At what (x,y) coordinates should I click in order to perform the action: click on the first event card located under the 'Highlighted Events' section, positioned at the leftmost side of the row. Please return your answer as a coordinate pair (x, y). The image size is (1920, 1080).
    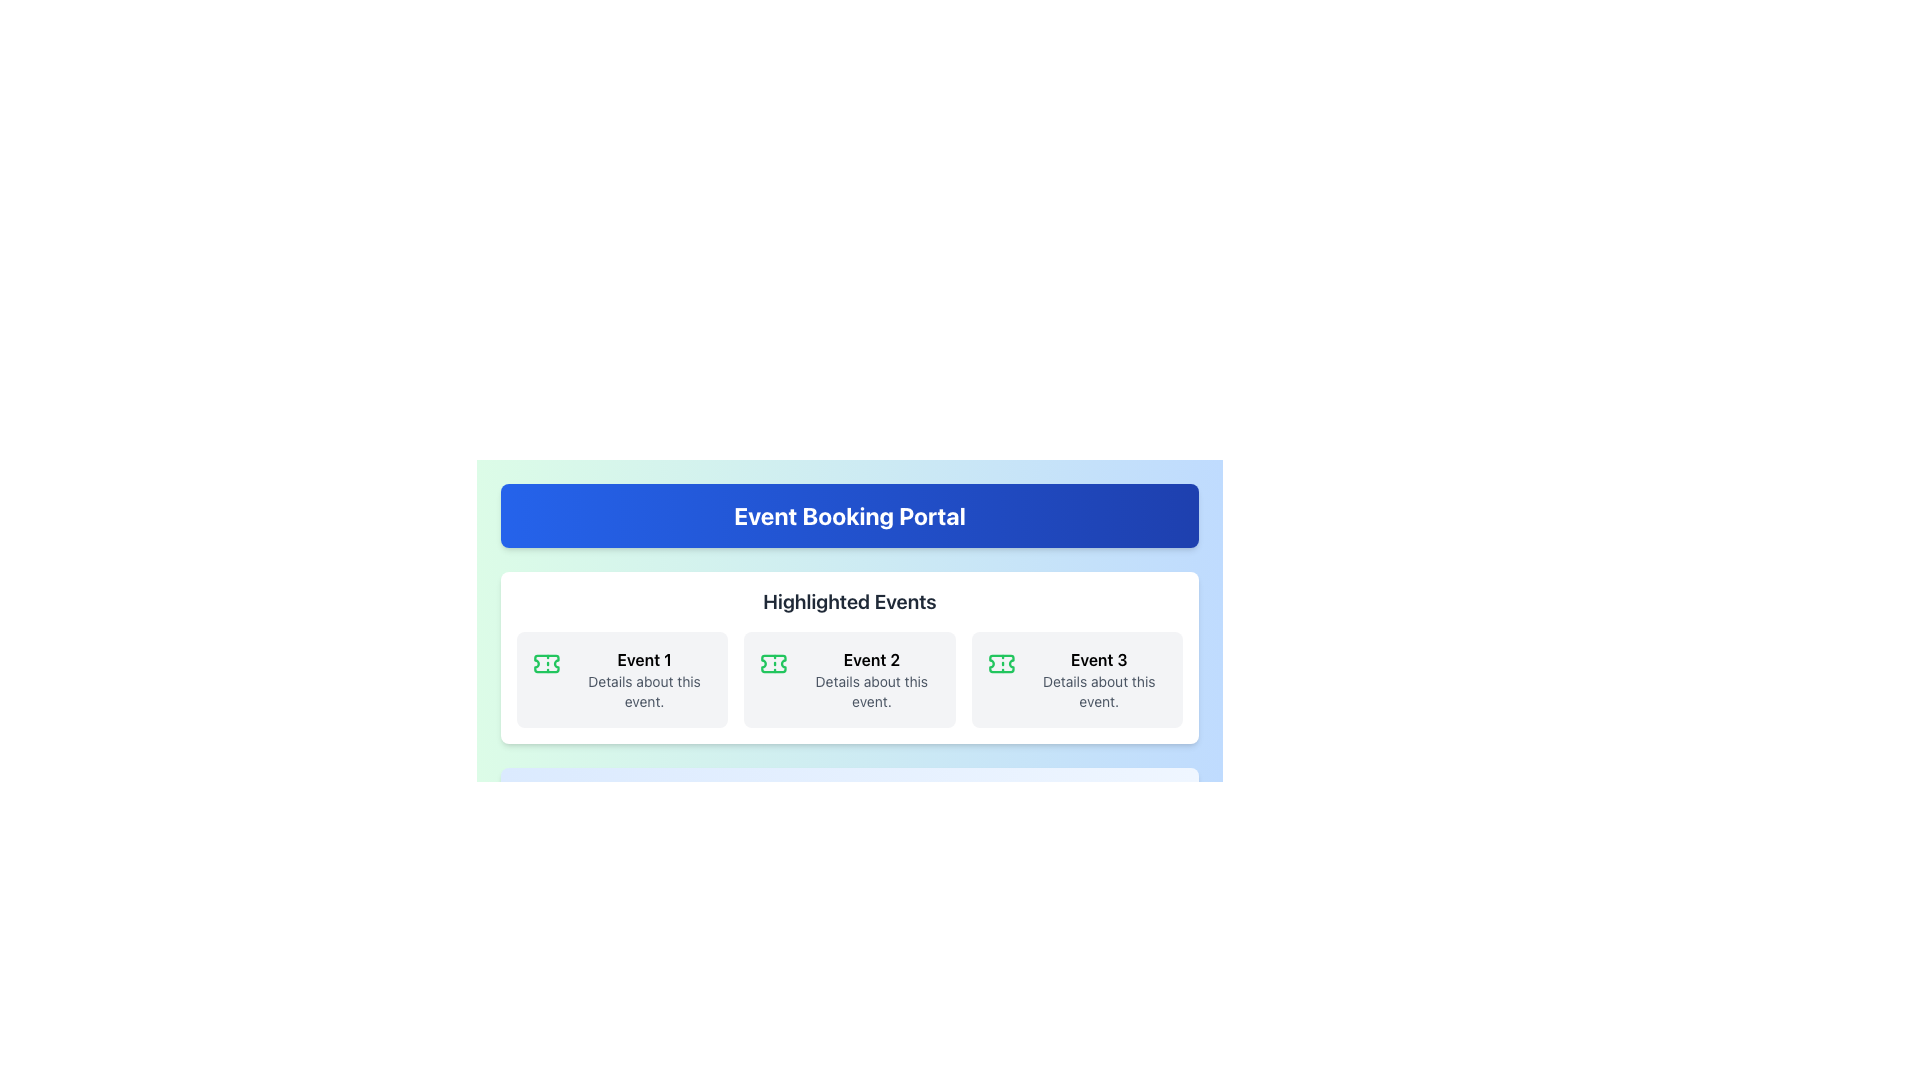
    Looking at the image, I should click on (621, 678).